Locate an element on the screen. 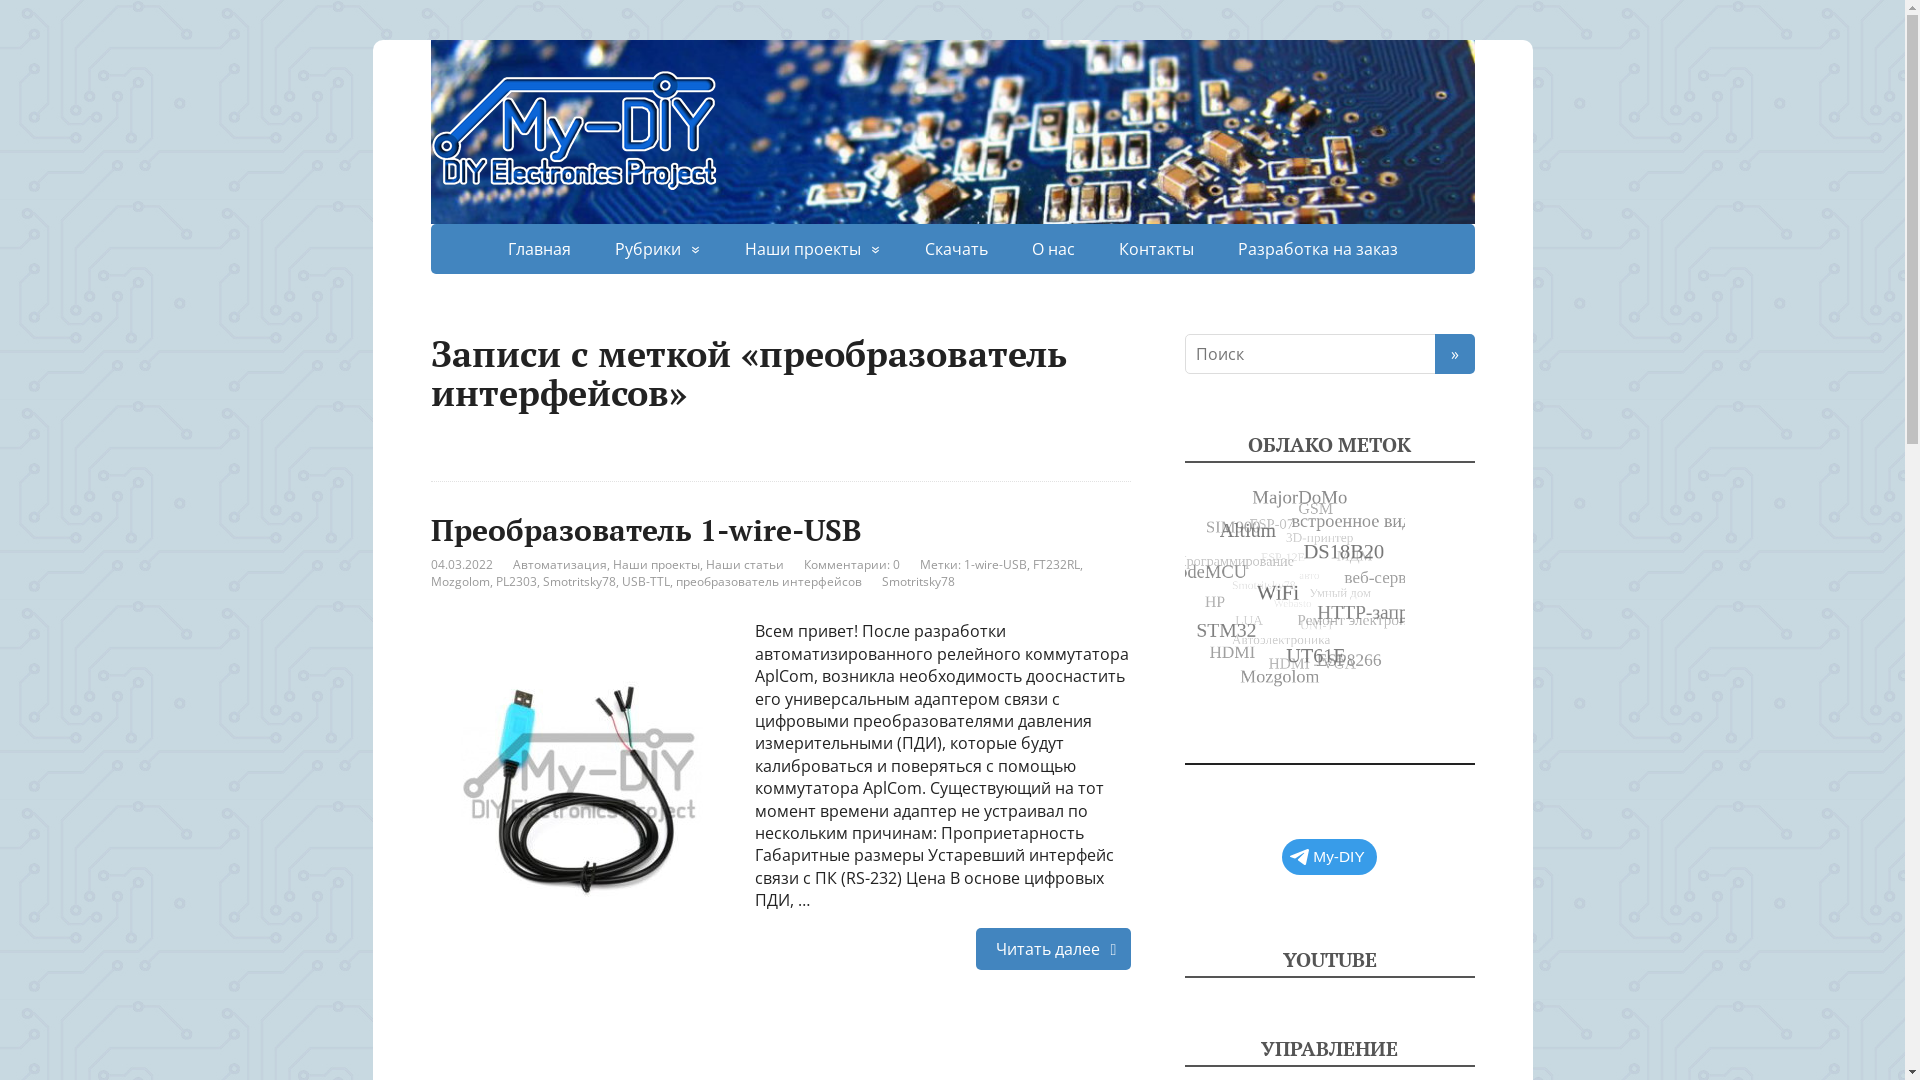  'PL2303' is located at coordinates (516, 581).